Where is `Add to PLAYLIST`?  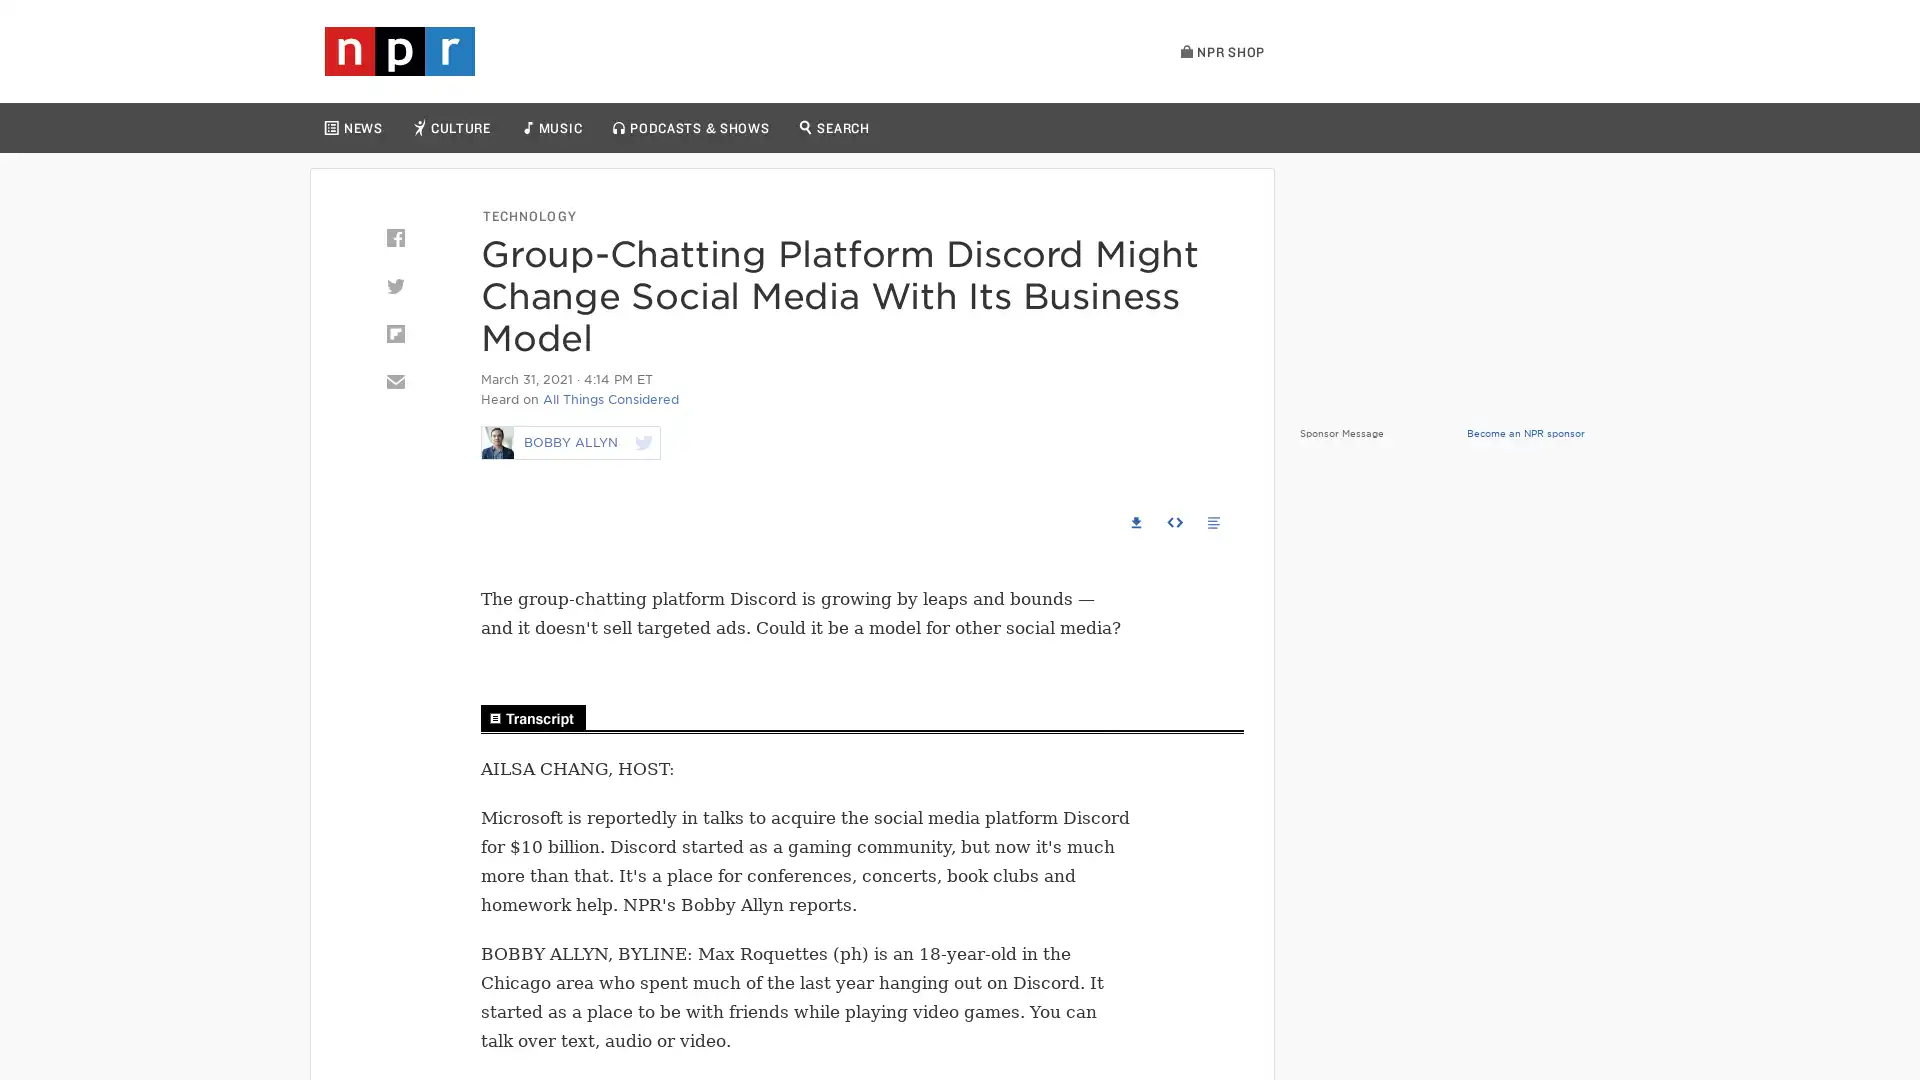
Add to PLAYLIST is located at coordinates (1064, 520).